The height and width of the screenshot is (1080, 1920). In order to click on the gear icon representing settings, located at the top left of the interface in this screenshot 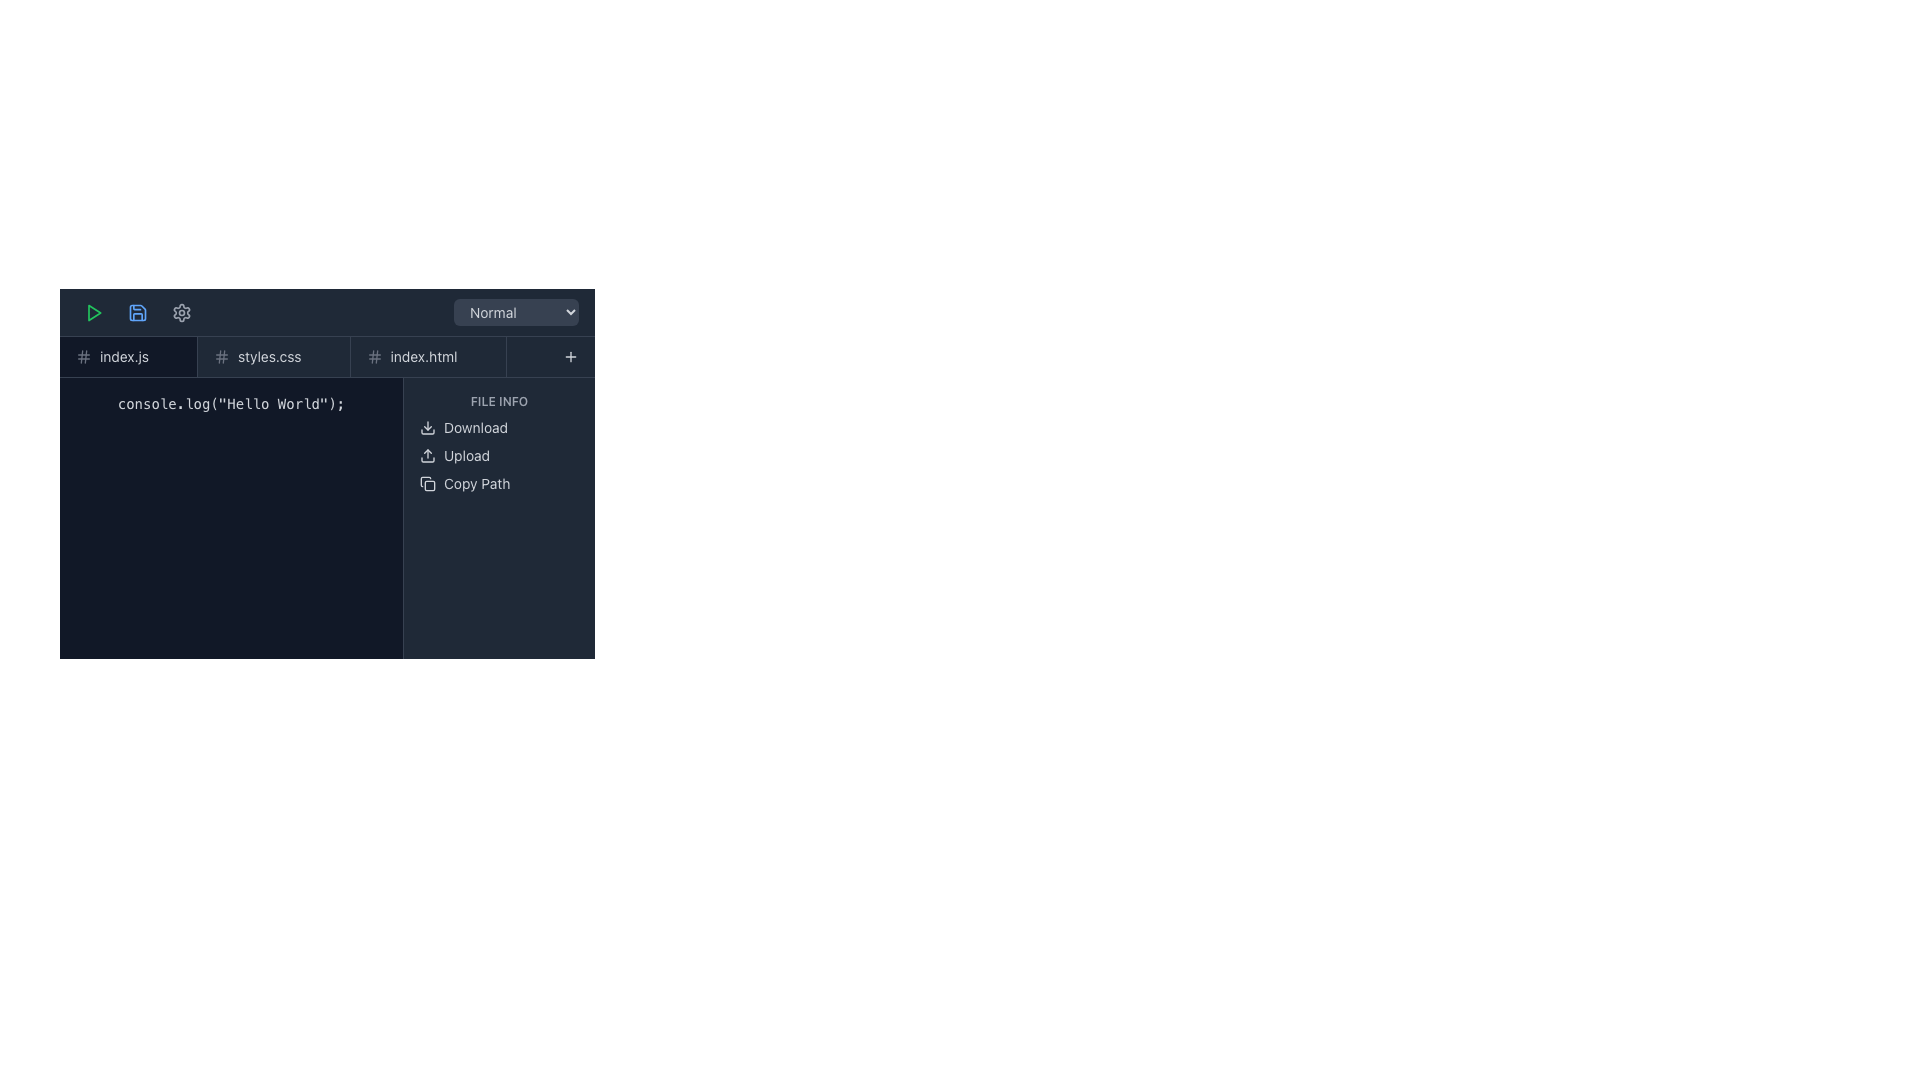, I will do `click(182, 312)`.